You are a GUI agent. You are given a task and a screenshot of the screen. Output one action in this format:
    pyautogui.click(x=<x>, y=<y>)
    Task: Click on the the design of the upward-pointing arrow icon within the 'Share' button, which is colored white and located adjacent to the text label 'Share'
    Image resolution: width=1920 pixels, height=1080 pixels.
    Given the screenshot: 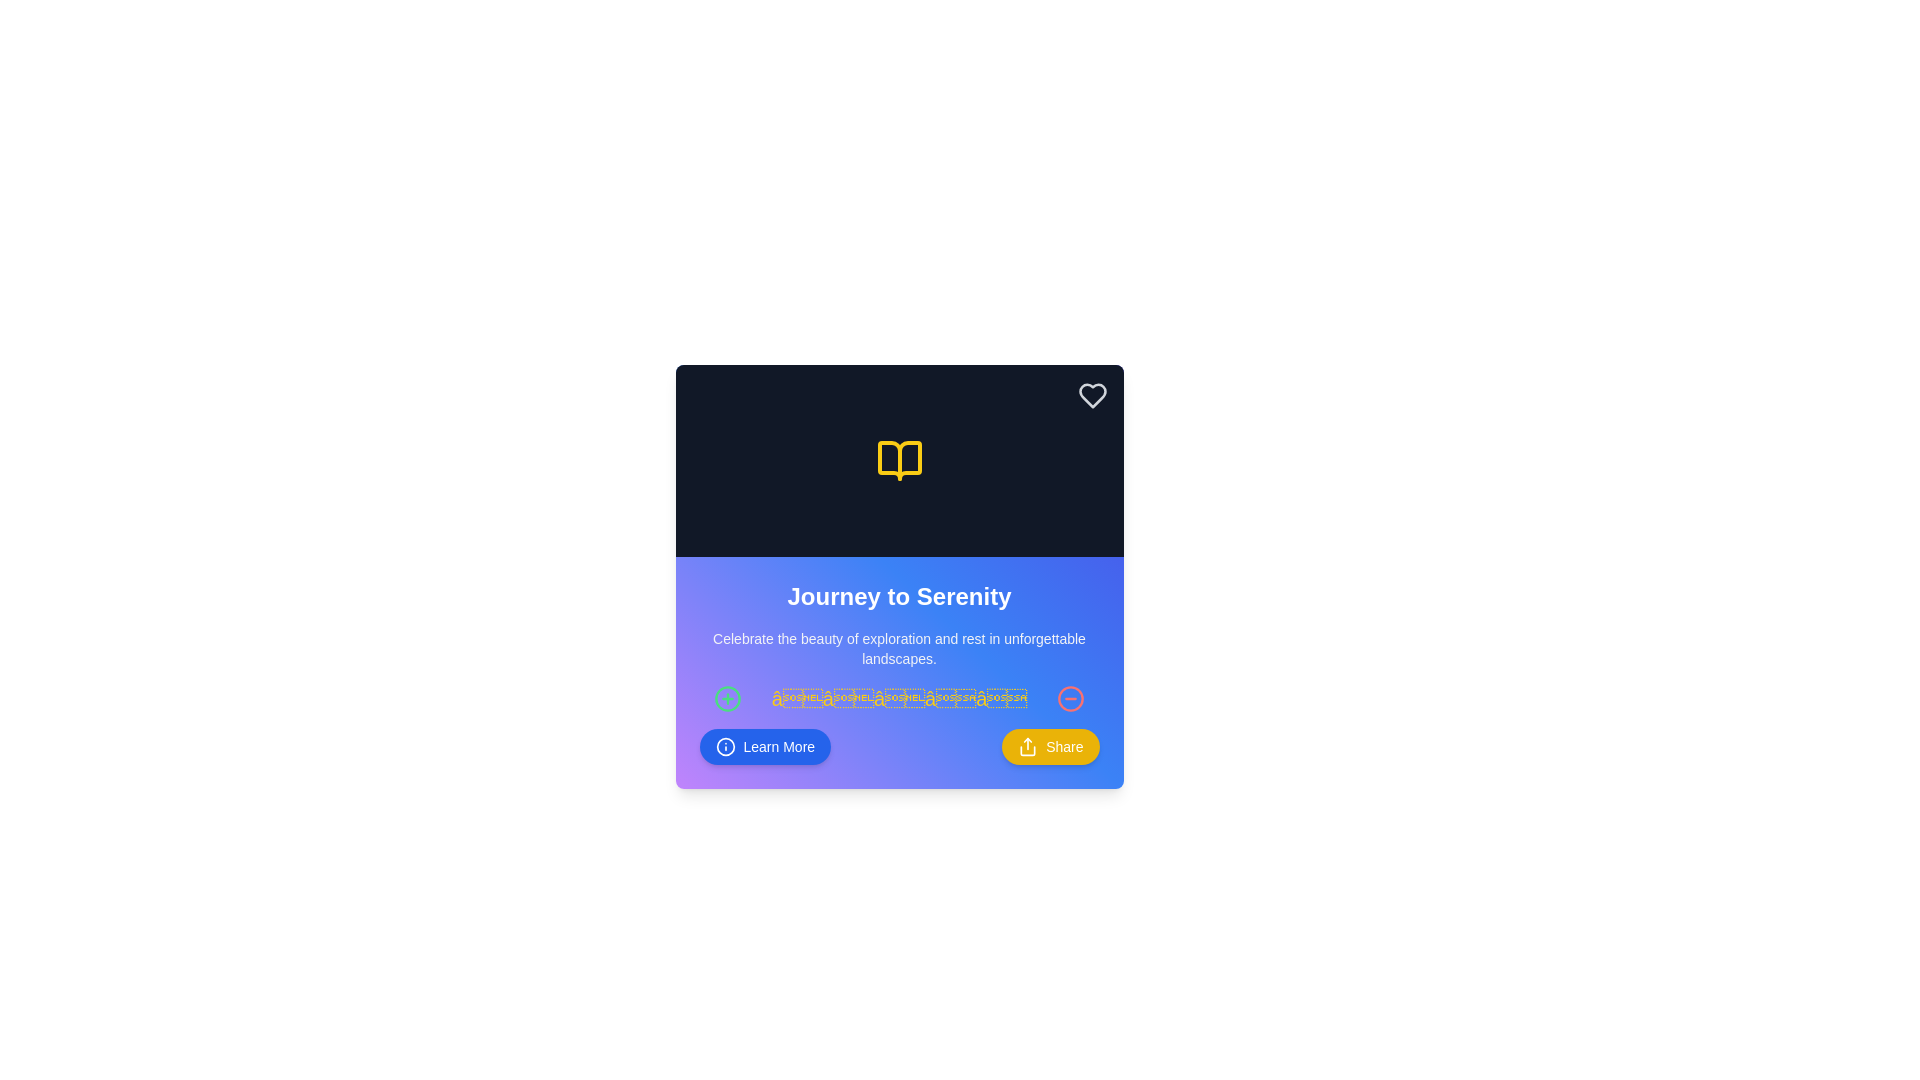 What is the action you would take?
    pyautogui.click(x=1028, y=747)
    